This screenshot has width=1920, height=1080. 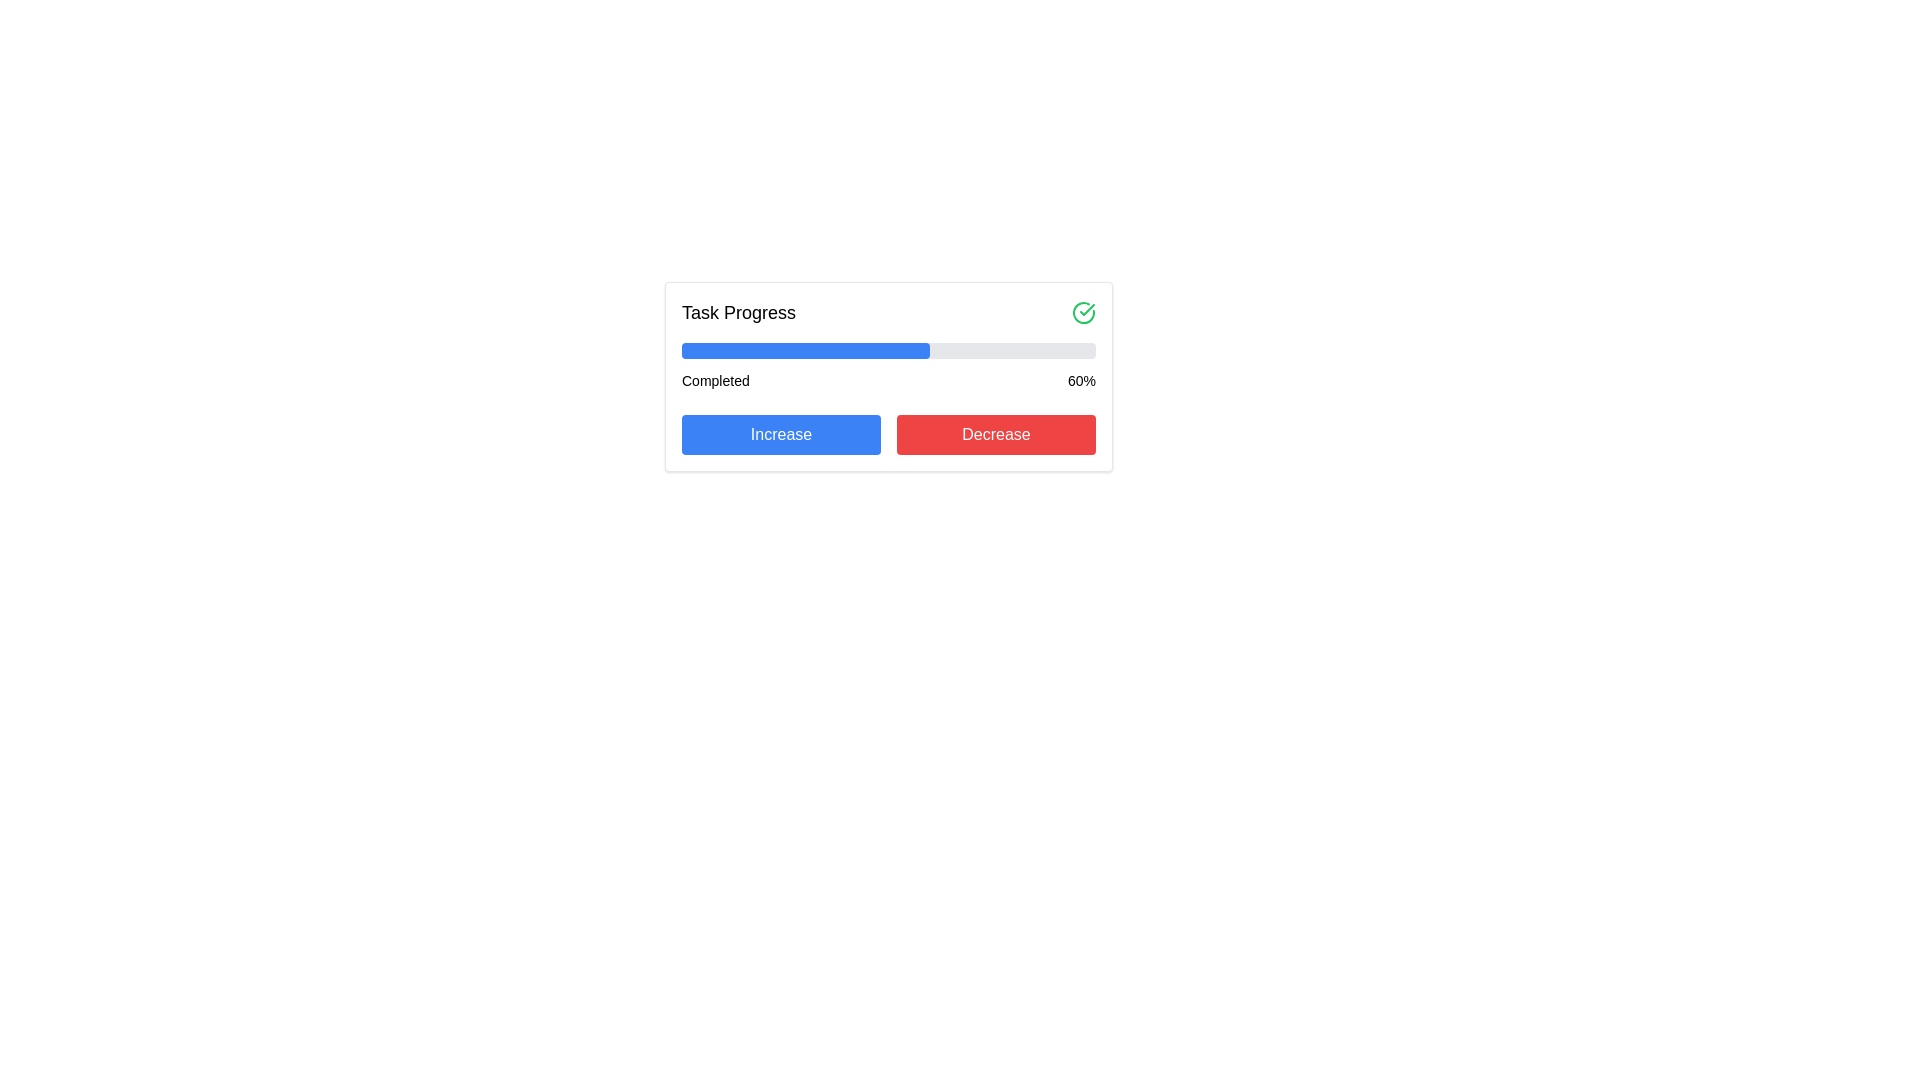 I want to click on the green circular checkmark icon indicating completion, located in the top-right corner of the 'Task Progress' section, adjacent to the 'Task Progress' title text, so click(x=1083, y=312).